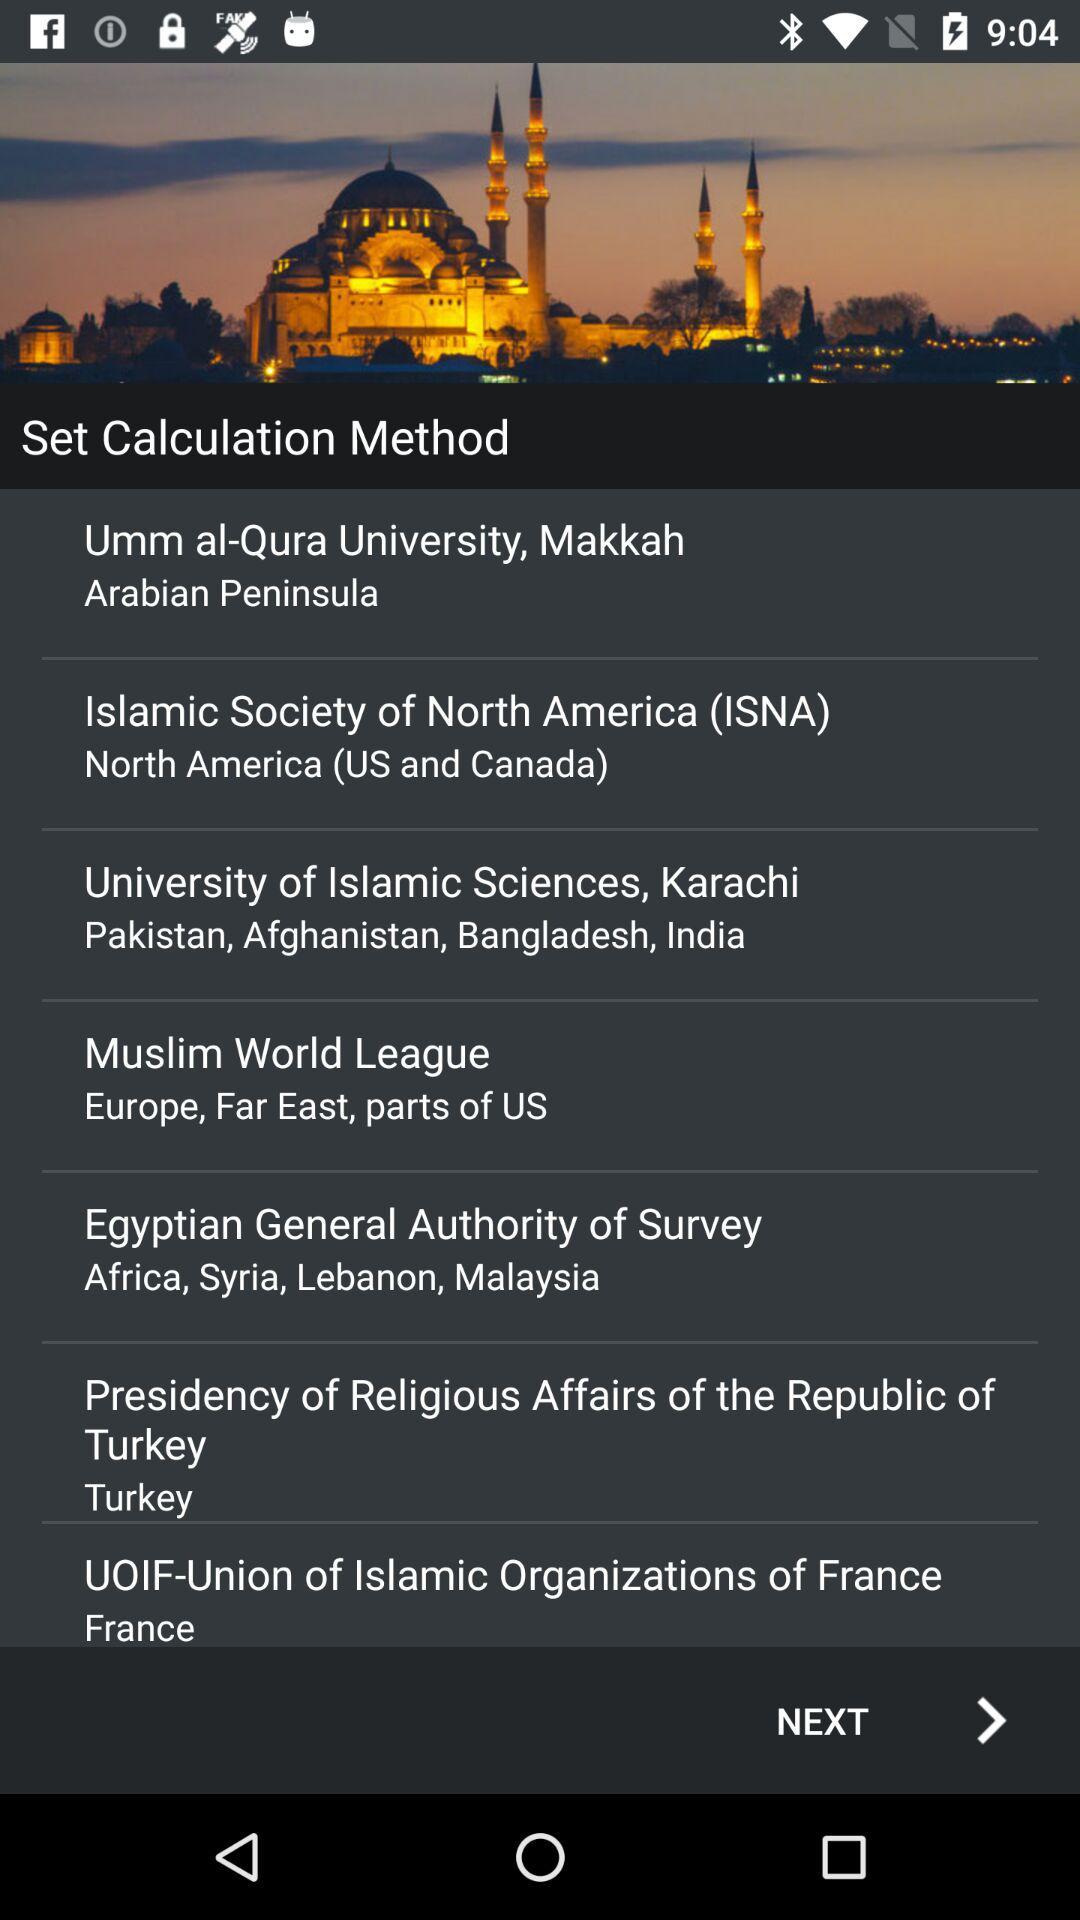 This screenshot has height=1920, width=1080. I want to click on the item below africa syria lebanon icon, so click(540, 1417).